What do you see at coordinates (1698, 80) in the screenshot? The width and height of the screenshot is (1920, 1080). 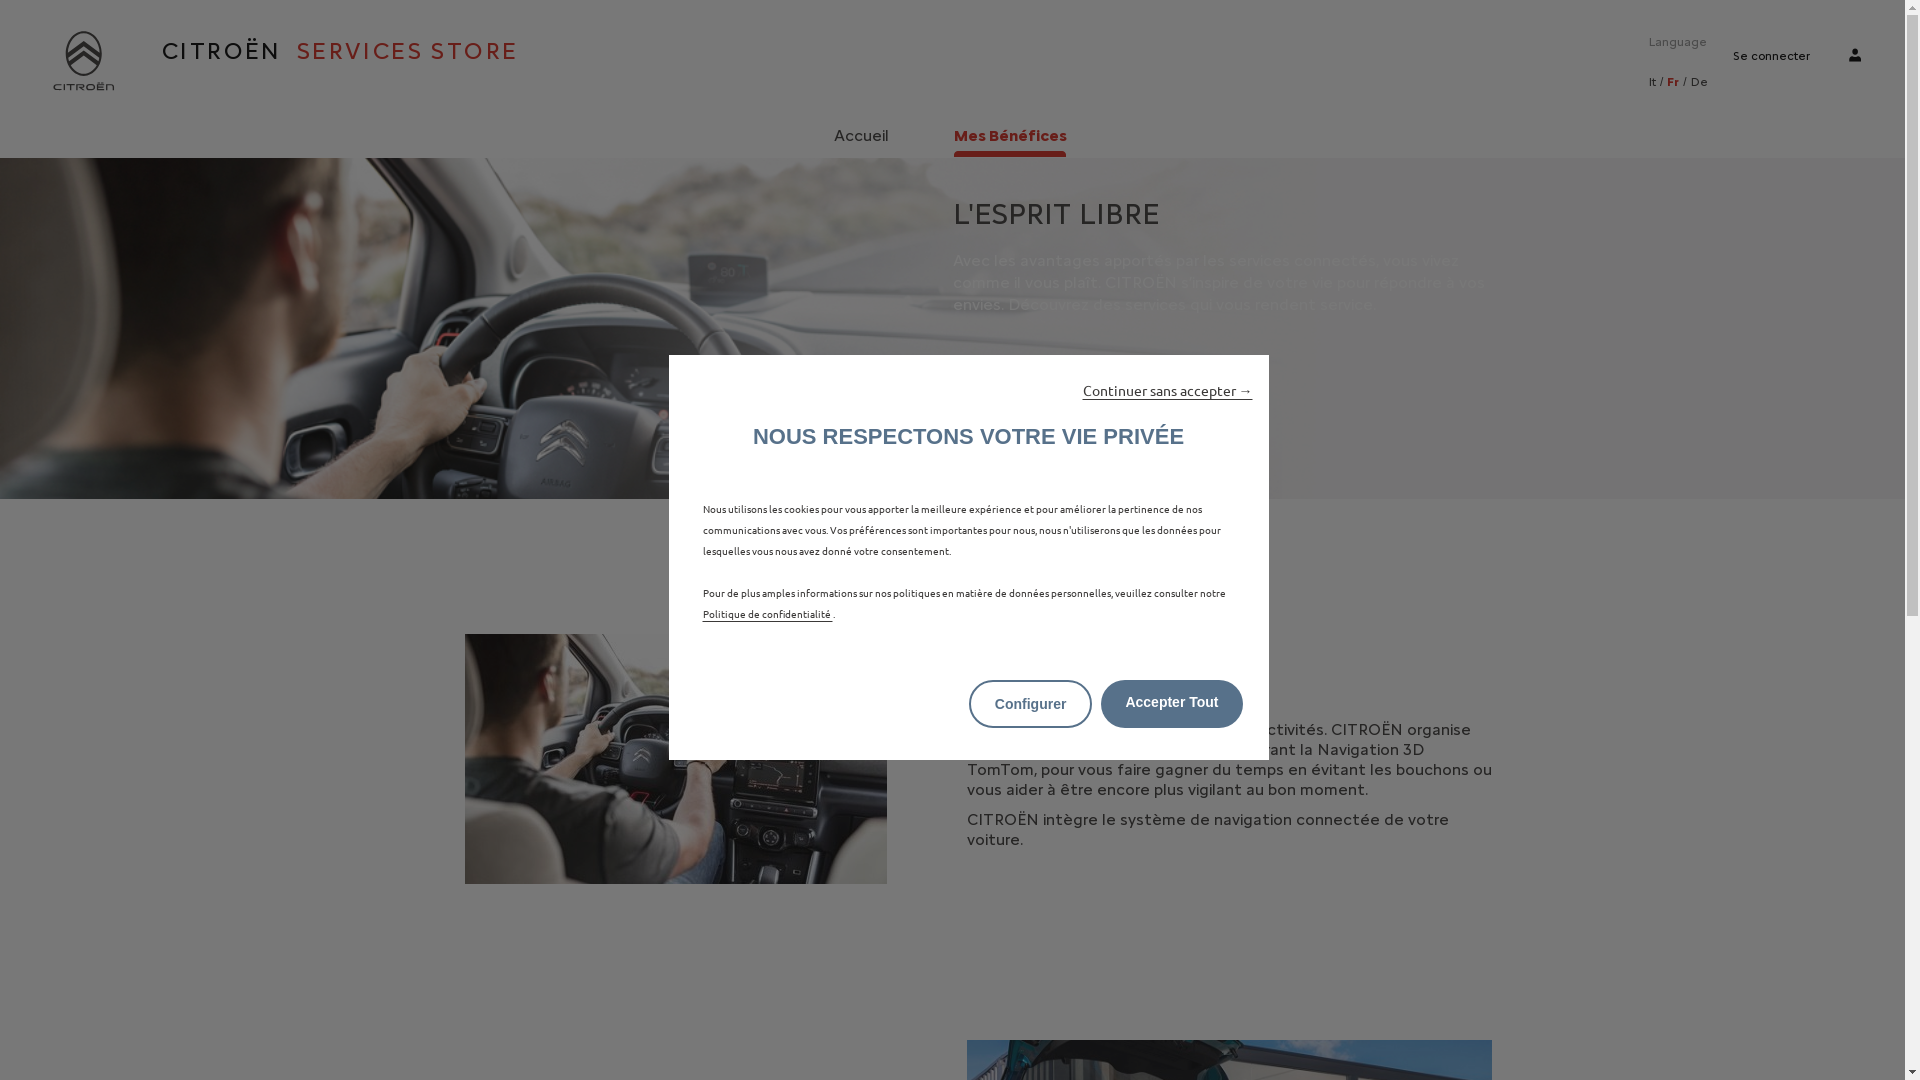 I see `'De'` at bounding box center [1698, 80].